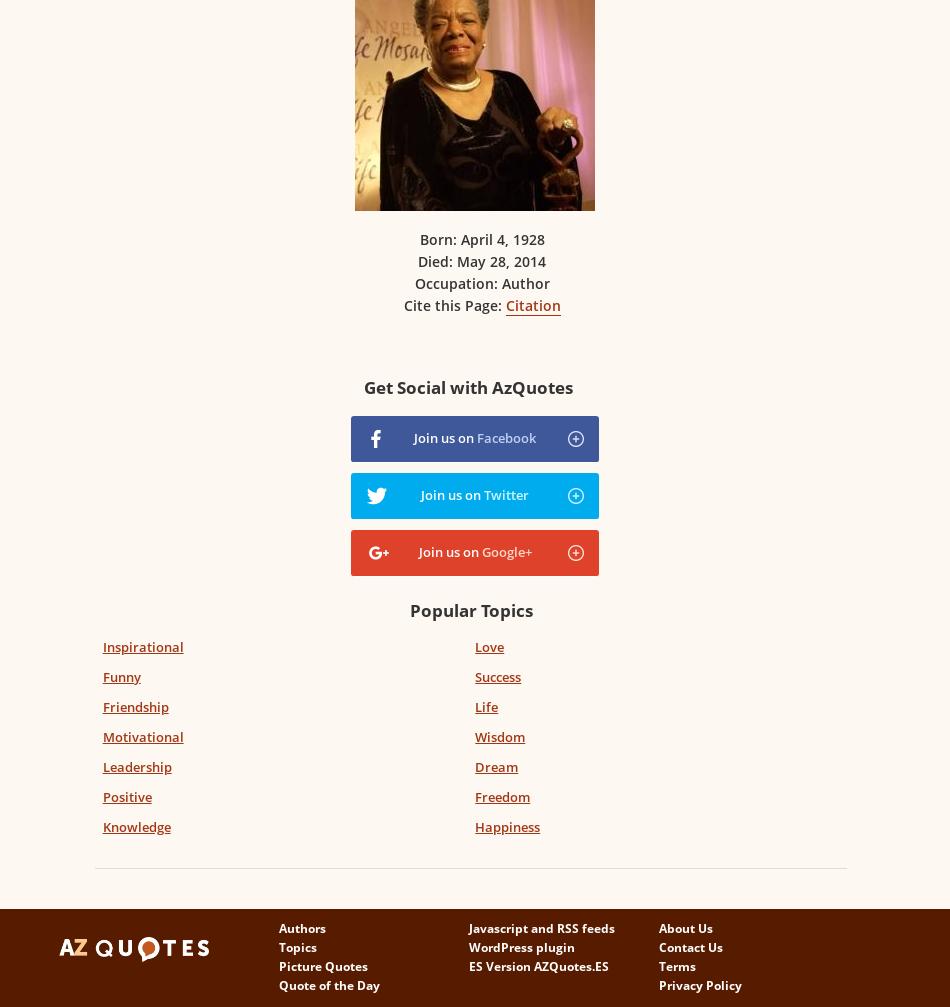 Image resolution: width=950 pixels, height=1007 pixels. I want to click on 'Google+', so click(505, 550).